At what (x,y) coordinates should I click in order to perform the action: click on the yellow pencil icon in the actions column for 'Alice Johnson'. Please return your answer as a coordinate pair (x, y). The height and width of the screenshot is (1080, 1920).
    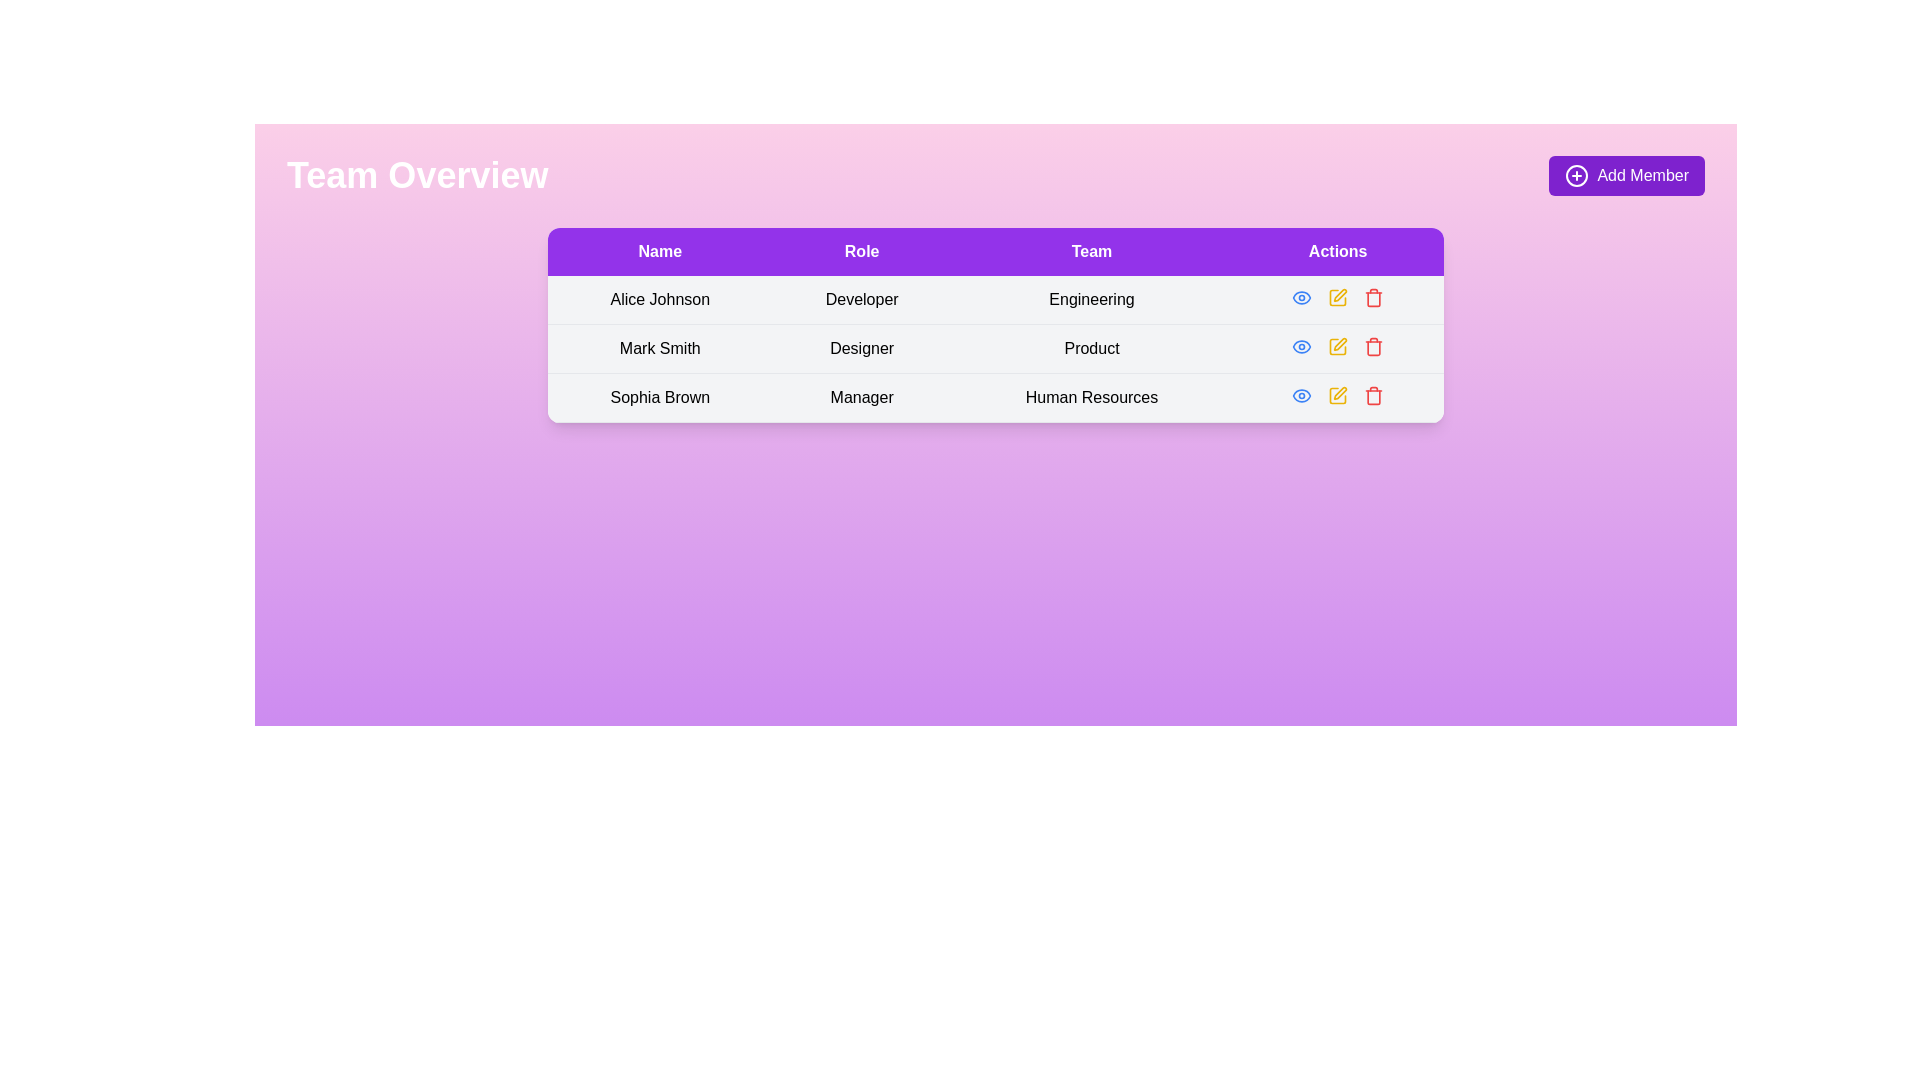
    Looking at the image, I should click on (1338, 297).